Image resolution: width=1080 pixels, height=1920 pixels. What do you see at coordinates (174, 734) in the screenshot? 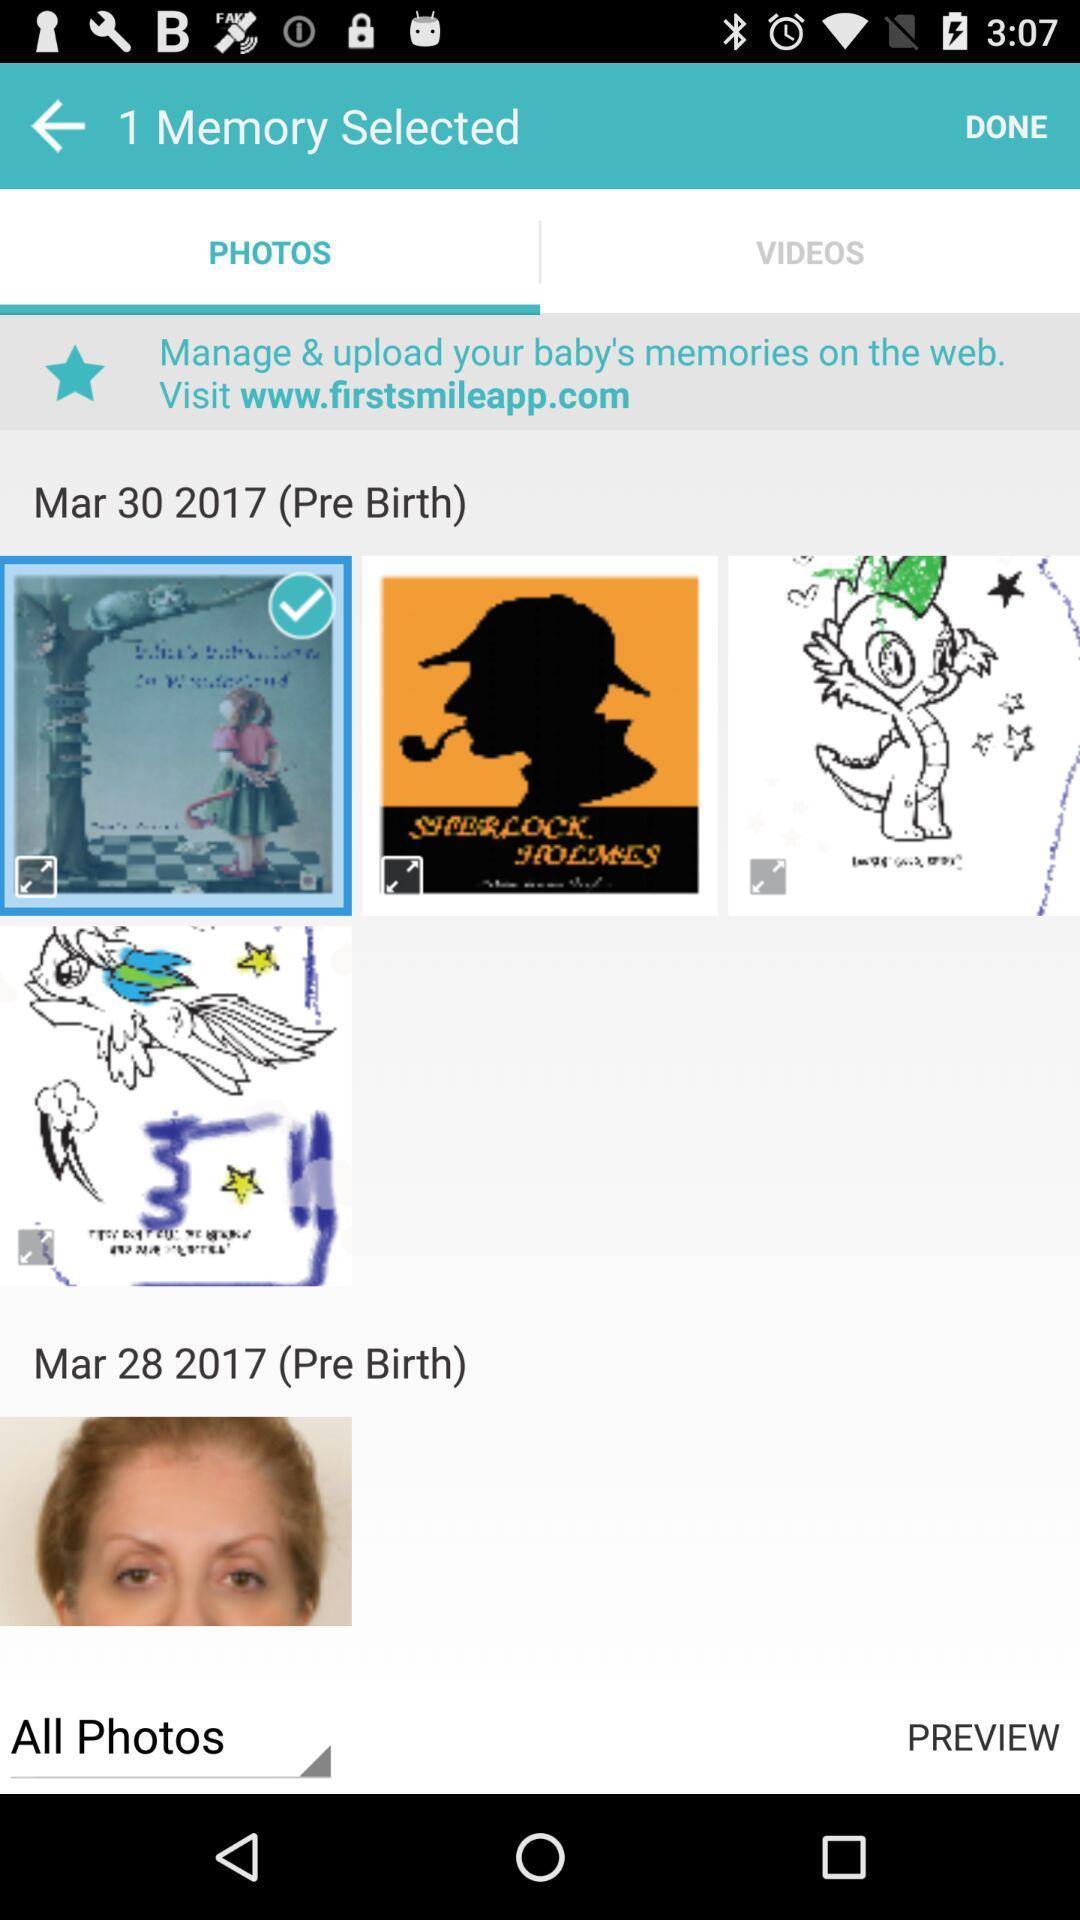
I see `click on the image` at bounding box center [174, 734].